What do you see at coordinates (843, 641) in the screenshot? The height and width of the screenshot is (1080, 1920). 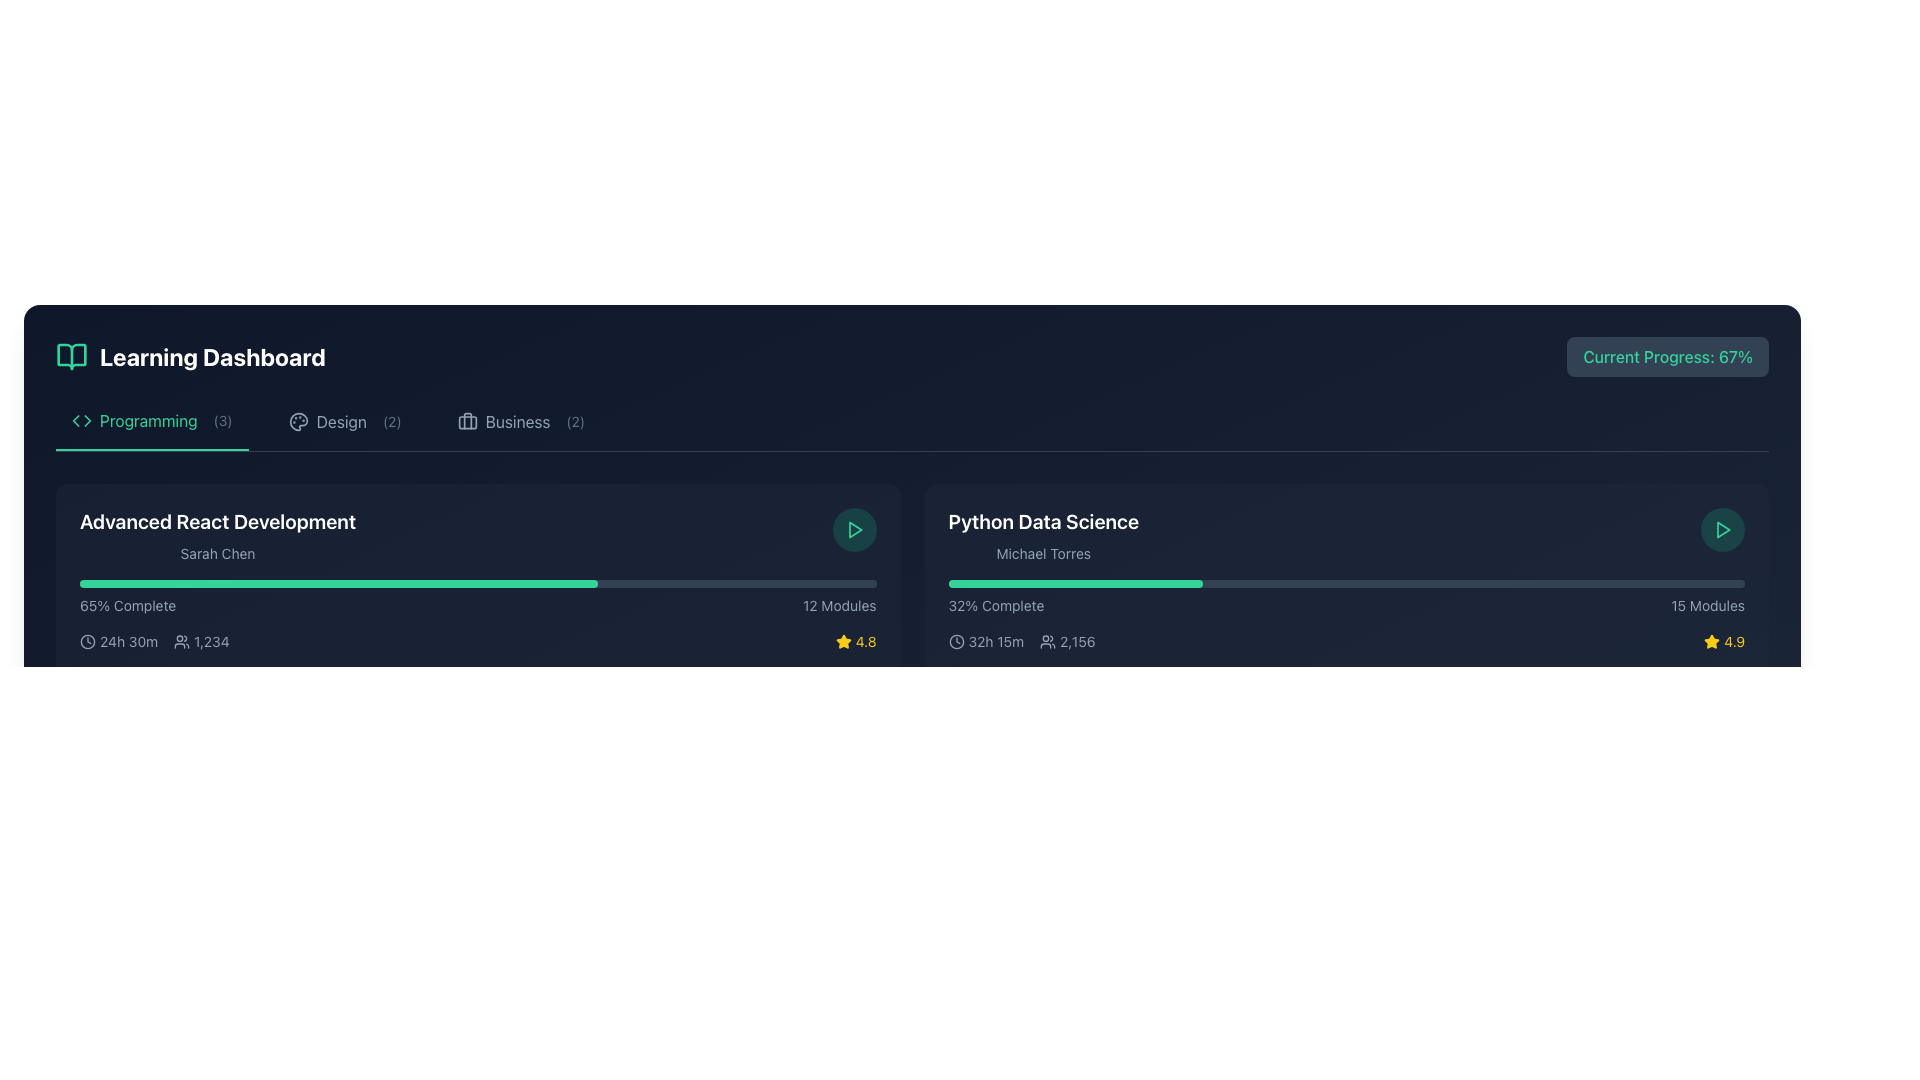 I see `the yellow star-shaped Rating Icon located next to the numeric rating value '4.8' for the 'Advanced React Development' module` at bounding box center [843, 641].